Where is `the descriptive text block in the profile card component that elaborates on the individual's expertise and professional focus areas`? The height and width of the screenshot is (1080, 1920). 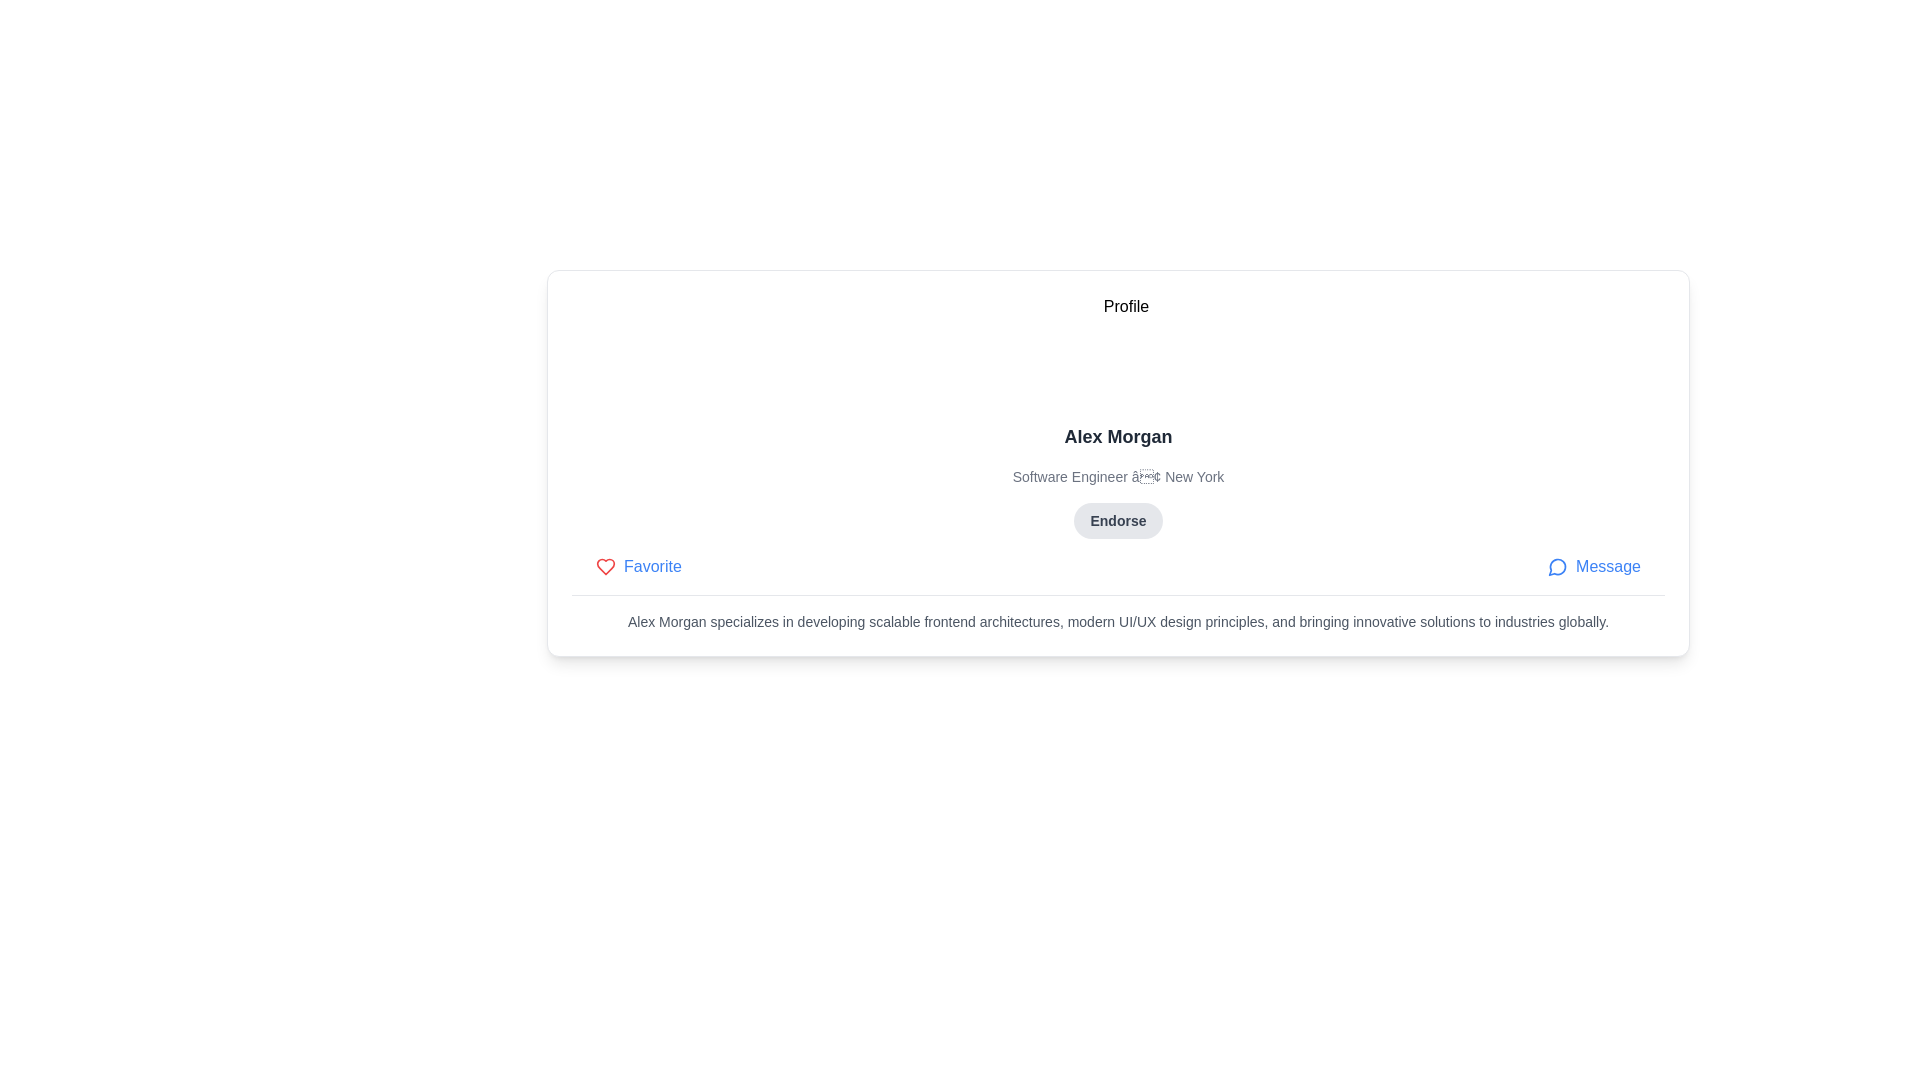
the descriptive text block in the profile card component that elaborates on the individual's expertise and professional focus areas is located at coordinates (1117, 612).